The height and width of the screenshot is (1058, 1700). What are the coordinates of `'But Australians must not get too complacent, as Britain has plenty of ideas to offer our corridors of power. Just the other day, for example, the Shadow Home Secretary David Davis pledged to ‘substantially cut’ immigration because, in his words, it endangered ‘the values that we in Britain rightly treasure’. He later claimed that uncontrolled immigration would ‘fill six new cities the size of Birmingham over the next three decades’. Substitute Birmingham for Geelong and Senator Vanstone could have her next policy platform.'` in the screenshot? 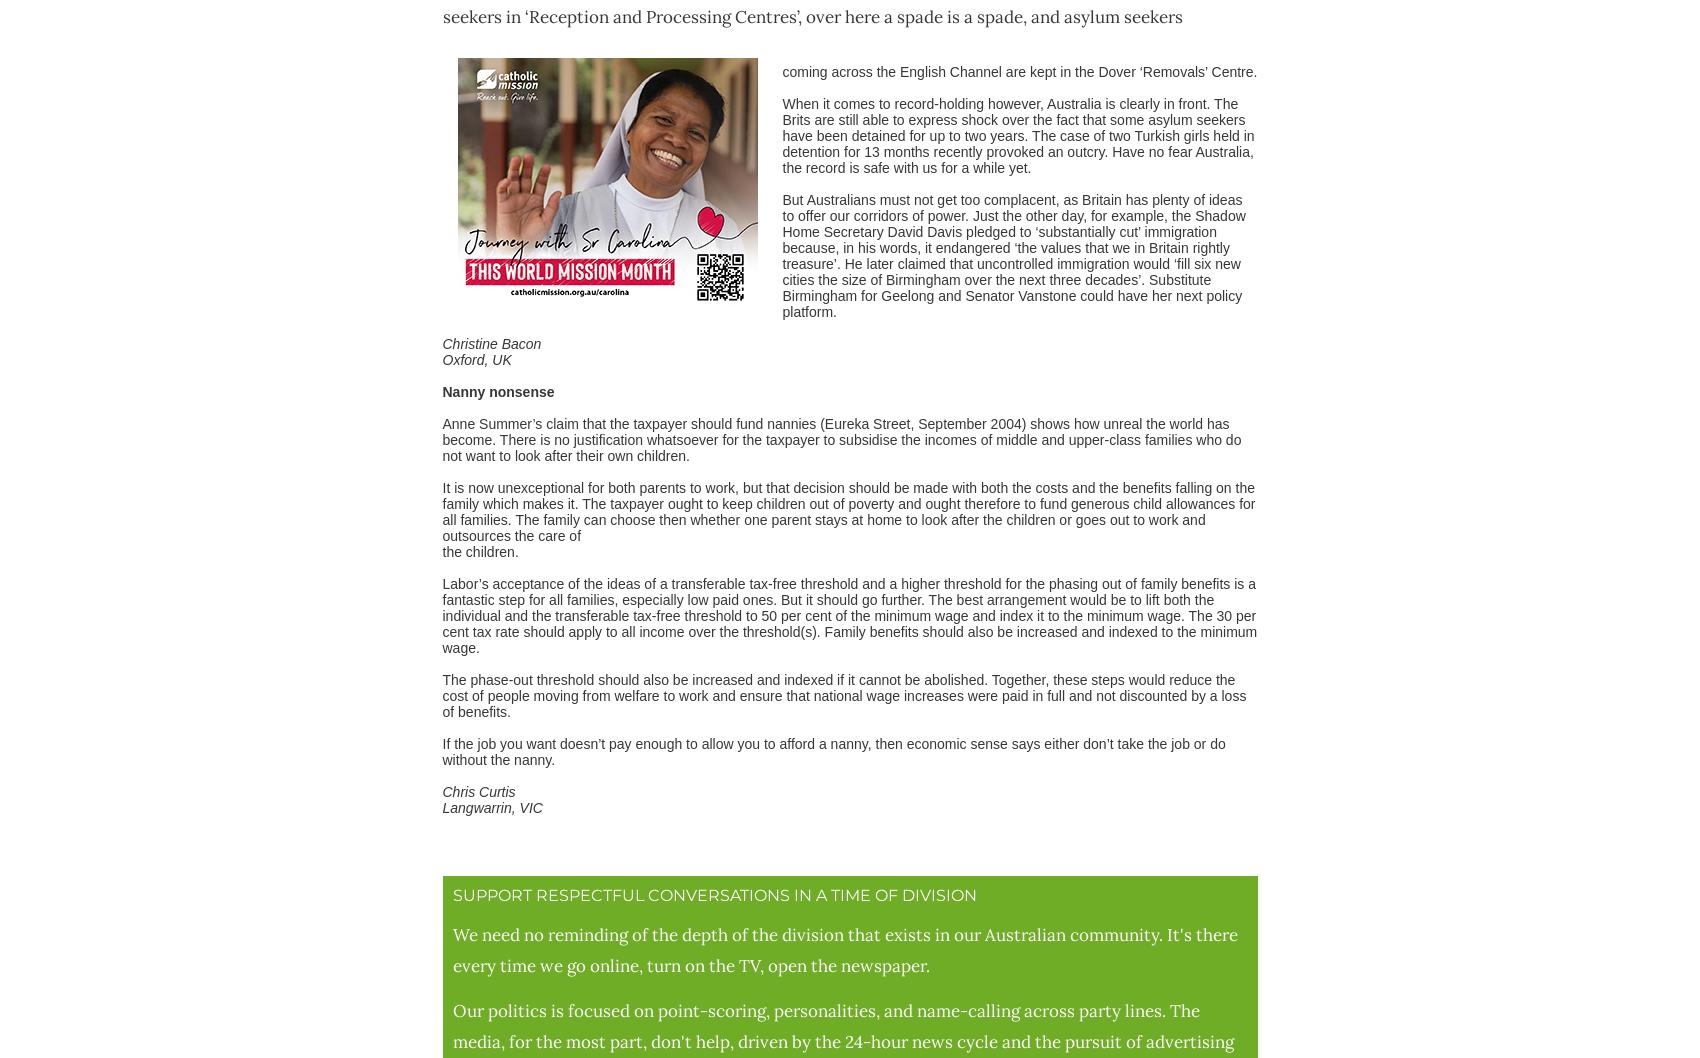 It's located at (1012, 254).